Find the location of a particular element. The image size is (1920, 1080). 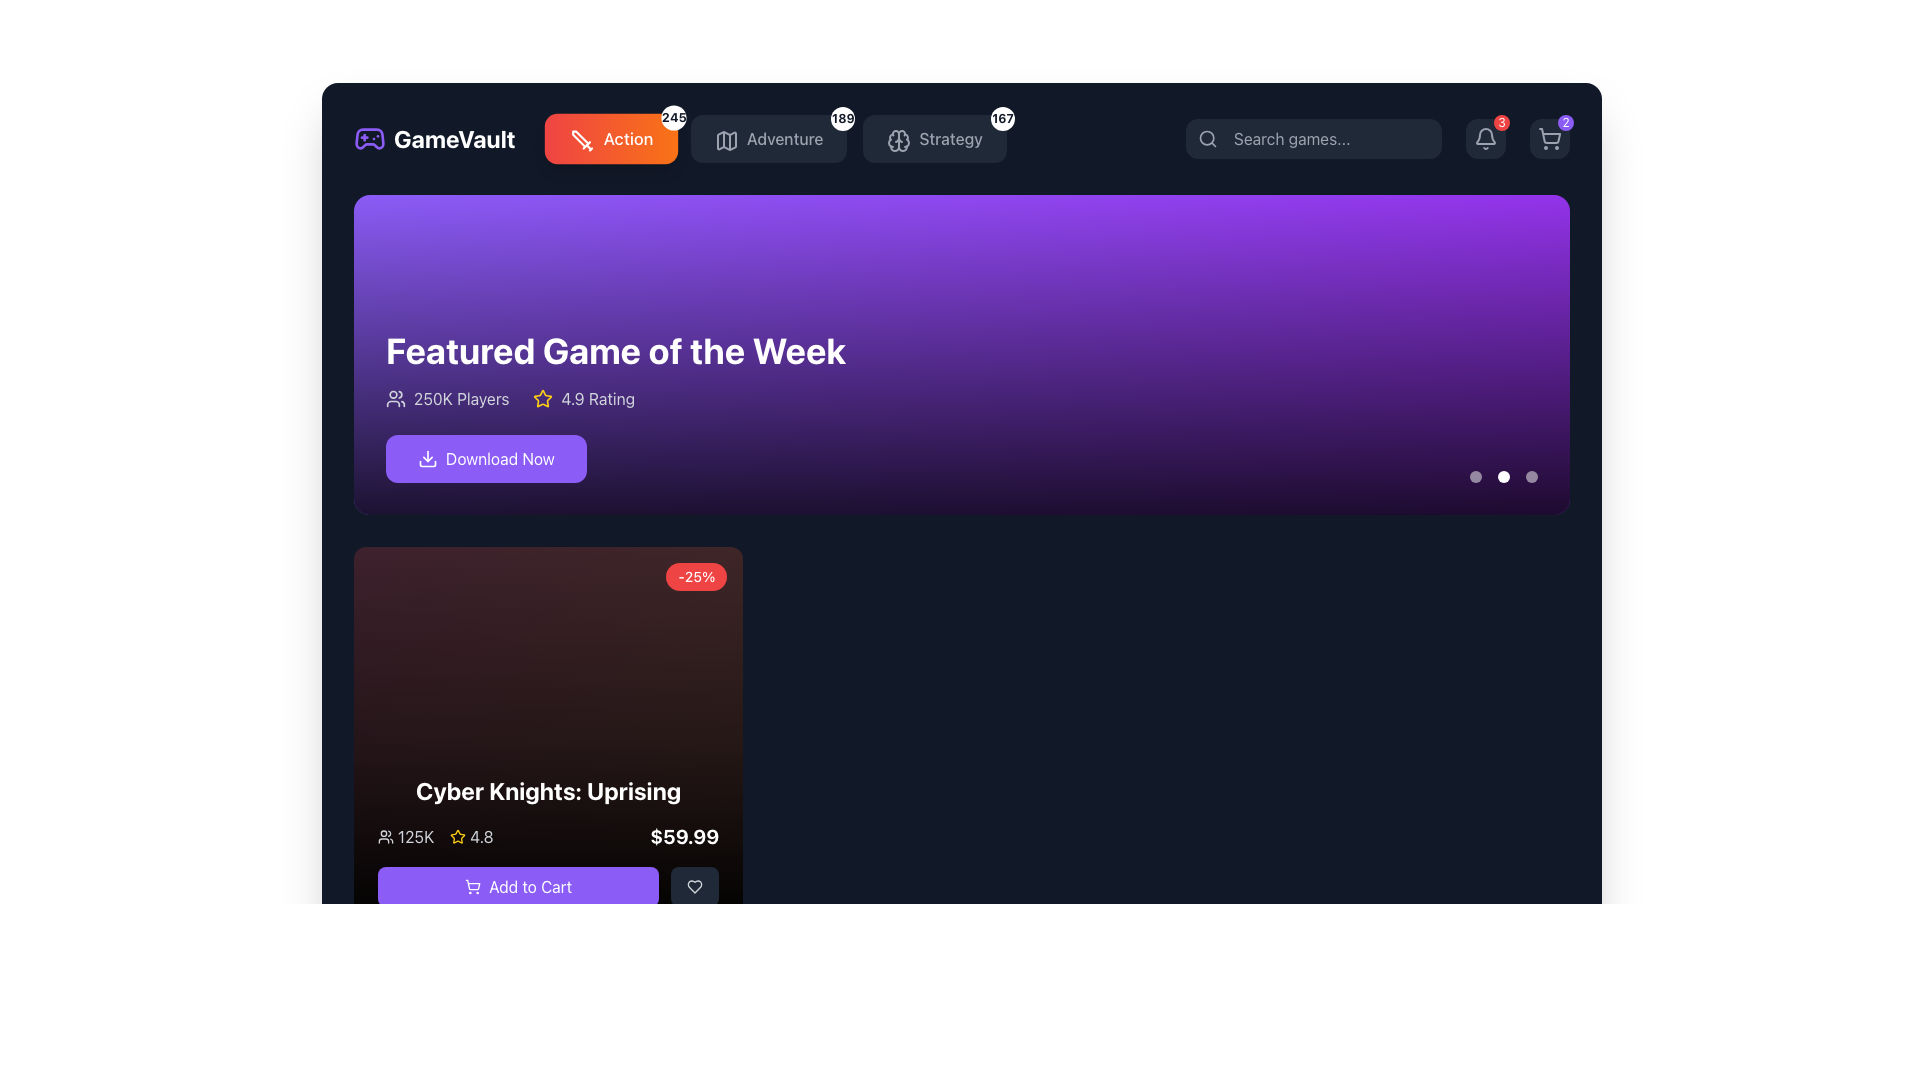

rating information displayed by the combination of an icon and text label showing a rating of 4.9, located to the right of '250K Players' on a purple background is located at coordinates (583, 398).